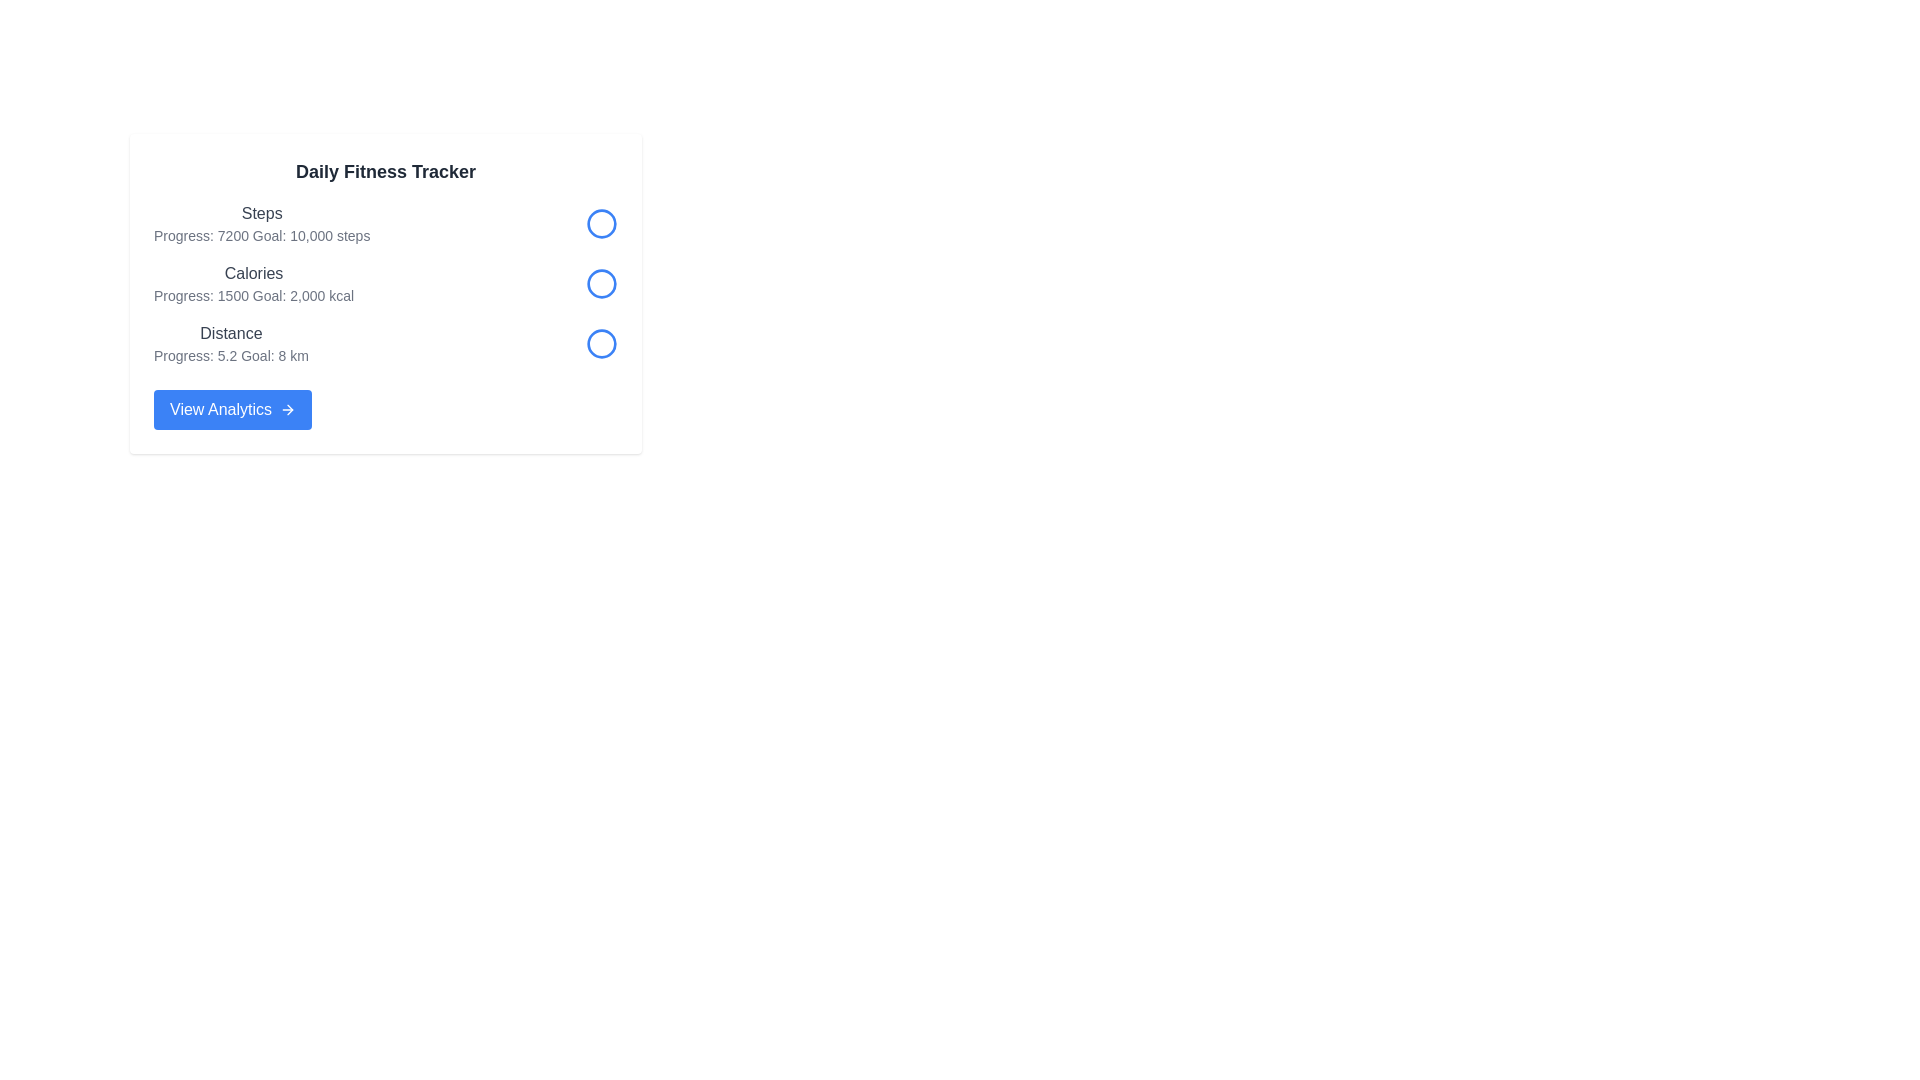 The height and width of the screenshot is (1080, 1920). What do you see at coordinates (231, 342) in the screenshot?
I see `the informational text that shows the user's distance progress towards a goal in the 'Daily Fitness Tracker' panel, located below the 'Calories' section and above the 'View Analytics' button` at bounding box center [231, 342].